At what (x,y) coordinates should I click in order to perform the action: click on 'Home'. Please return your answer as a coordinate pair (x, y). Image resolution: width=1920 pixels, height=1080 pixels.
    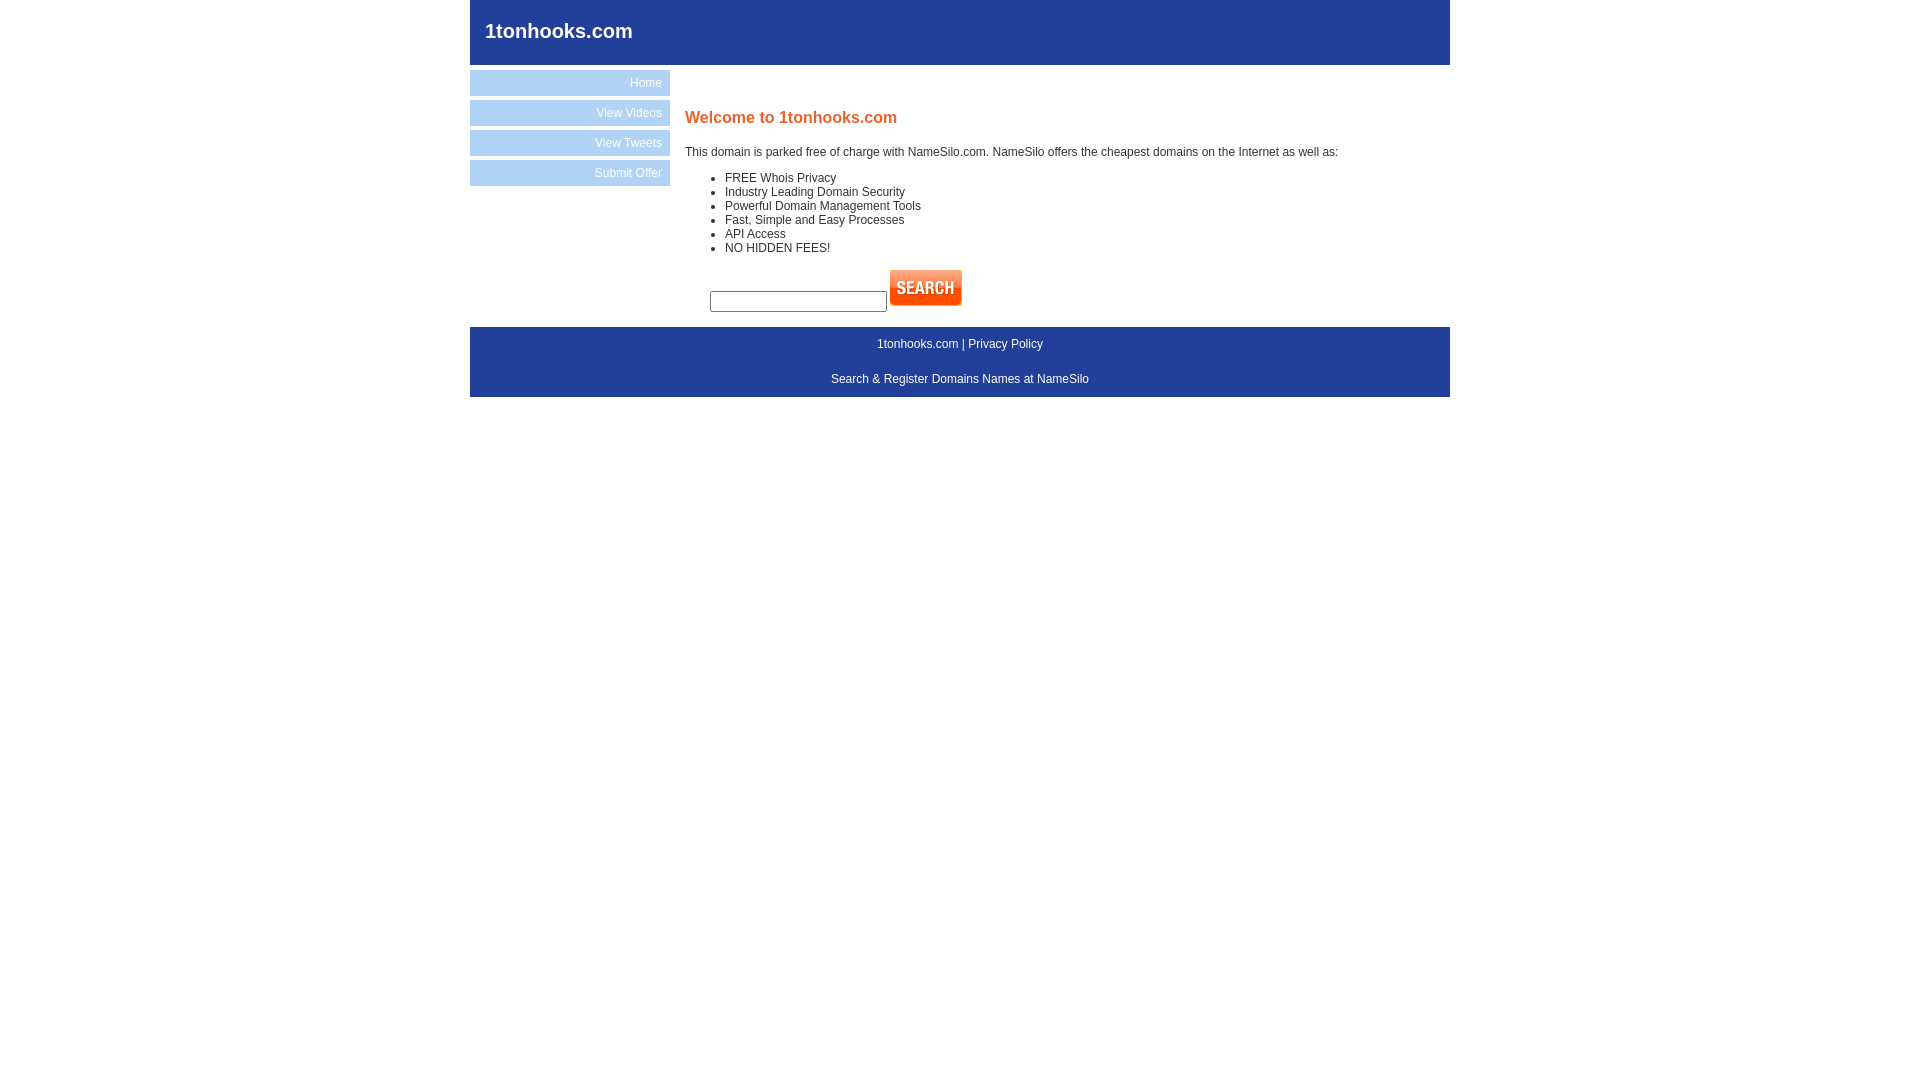
    Looking at the image, I should click on (569, 82).